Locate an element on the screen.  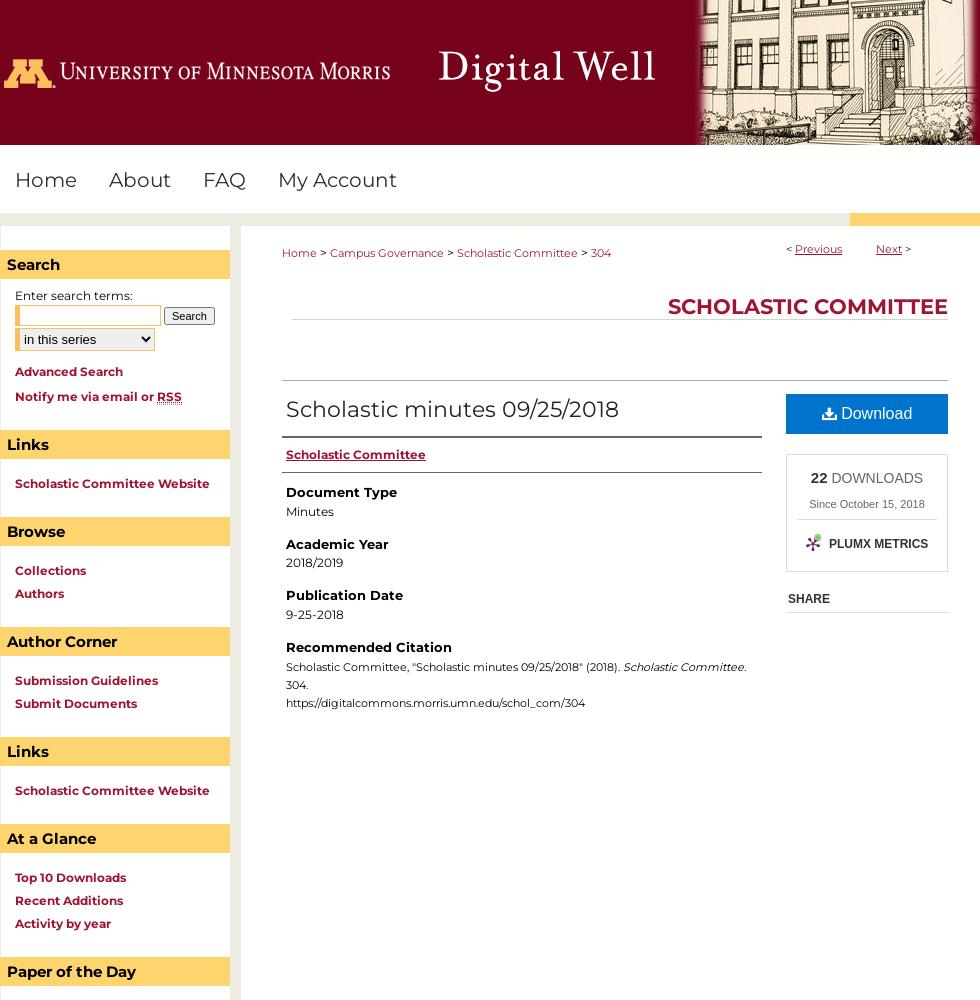
'Academic Year' is located at coordinates (337, 543).